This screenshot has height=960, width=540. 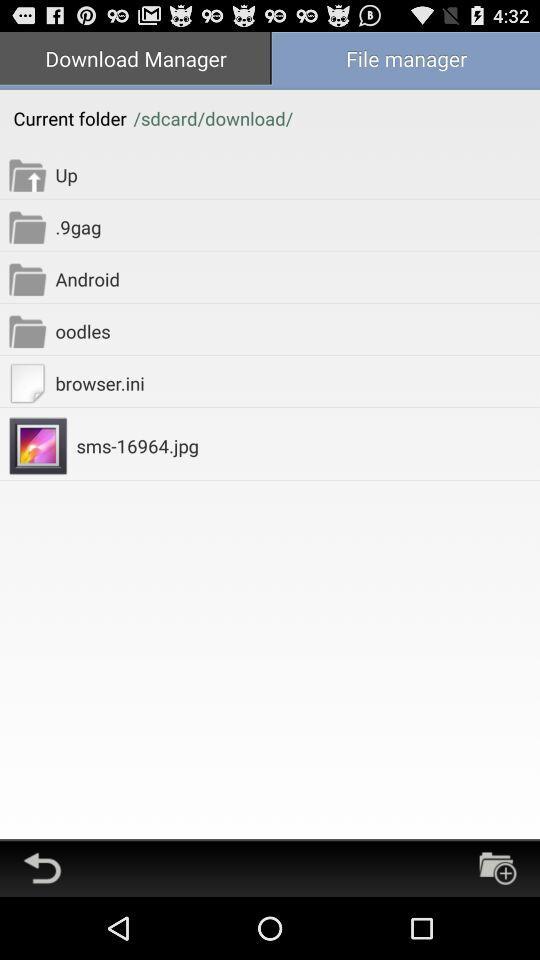 I want to click on the icon next to the file manager app, so click(x=135, y=59).